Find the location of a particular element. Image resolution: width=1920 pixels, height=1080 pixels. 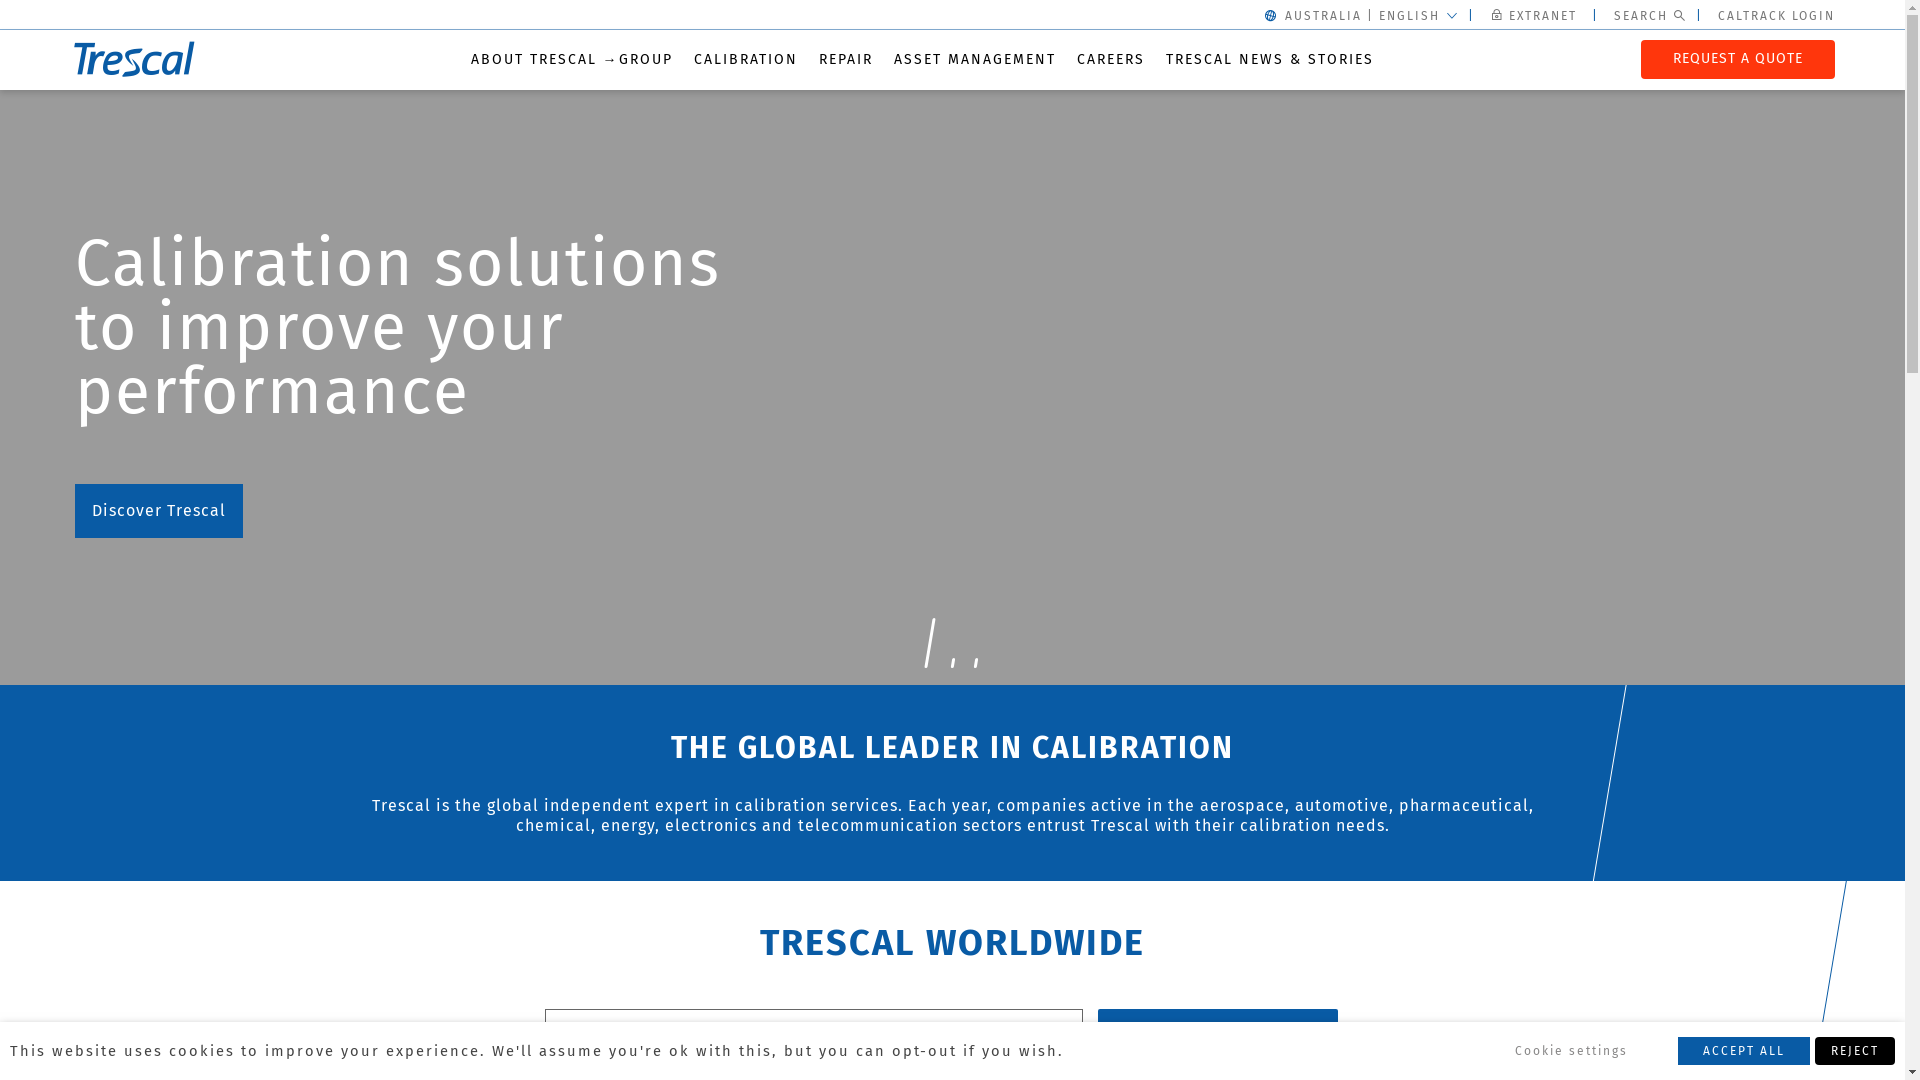

'ASSET MANAGEMENT' is located at coordinates (974, 58).